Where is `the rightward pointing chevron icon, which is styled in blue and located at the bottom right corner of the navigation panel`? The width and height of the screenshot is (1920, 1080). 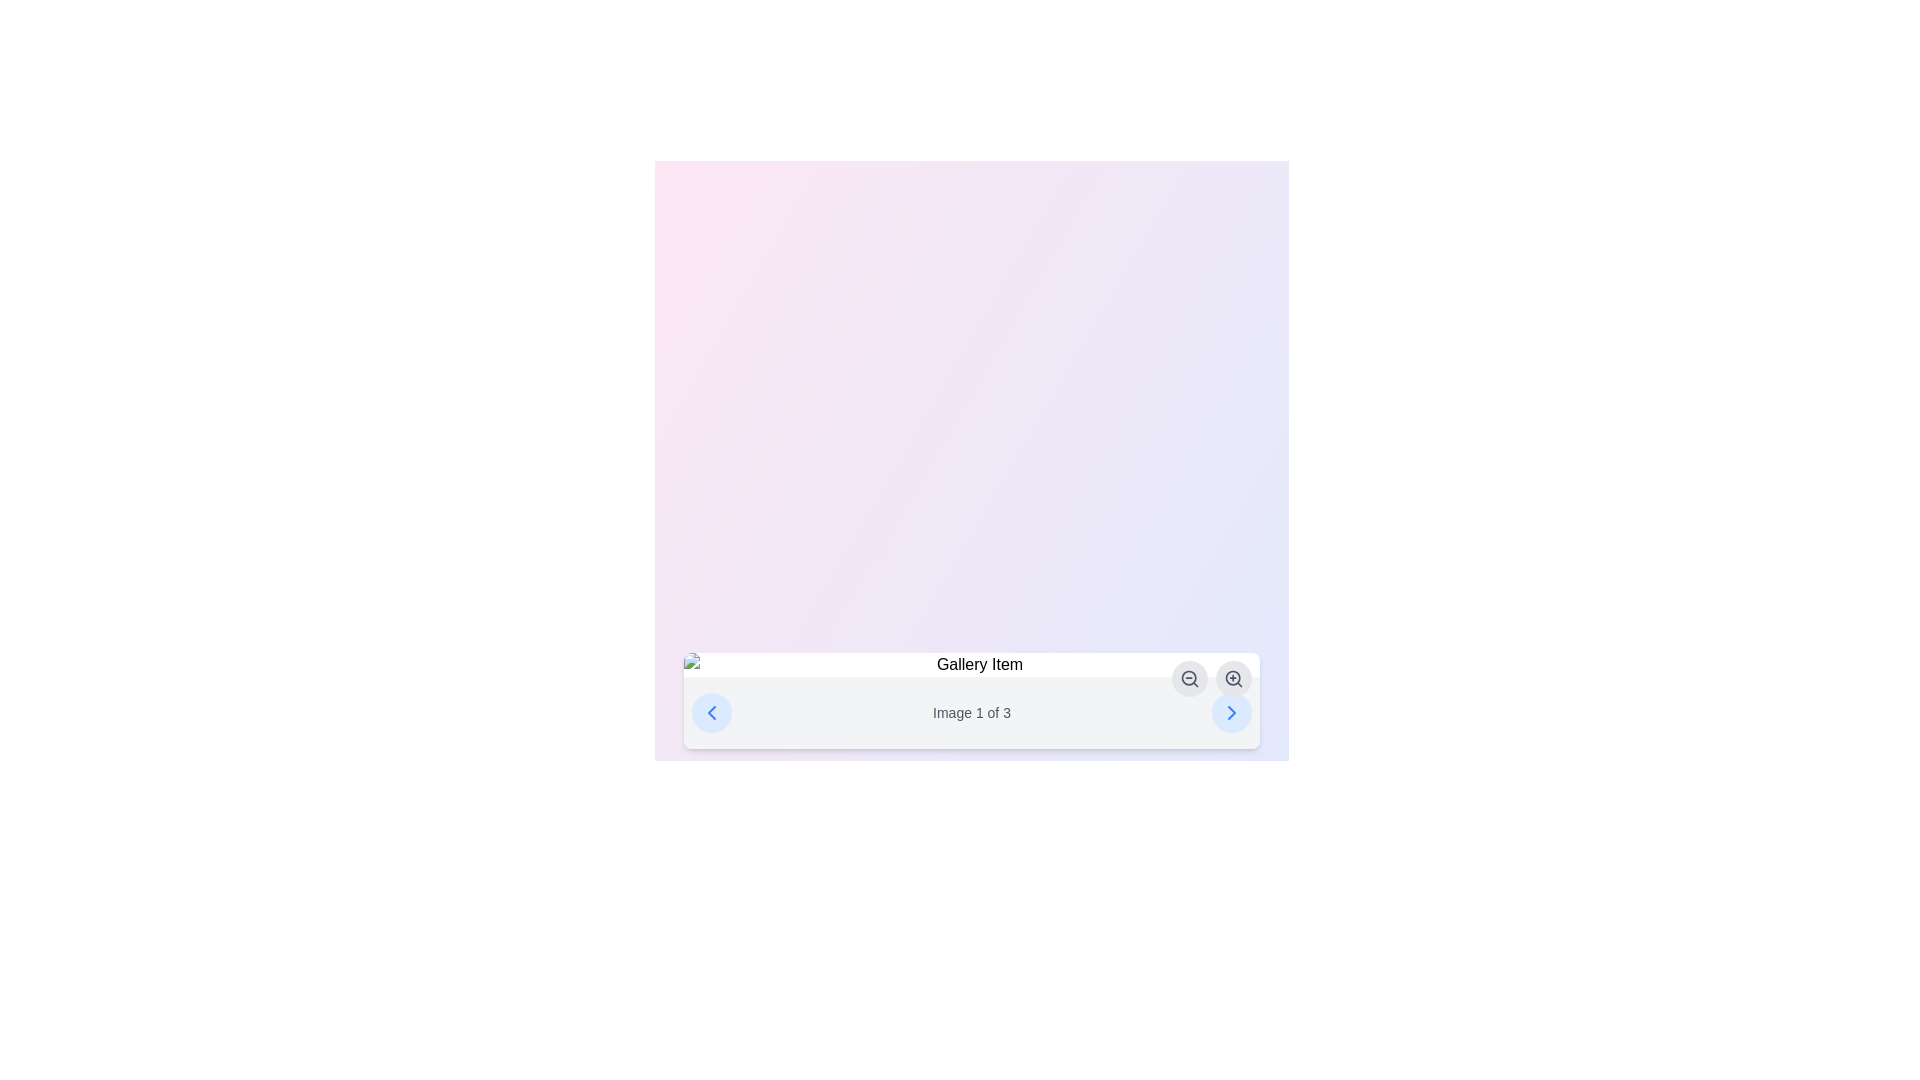
the rightward pointing chevron icon, which is styled in blue and located at the bottom right corner of the navigation panel is located at coordinates (1231, 712).